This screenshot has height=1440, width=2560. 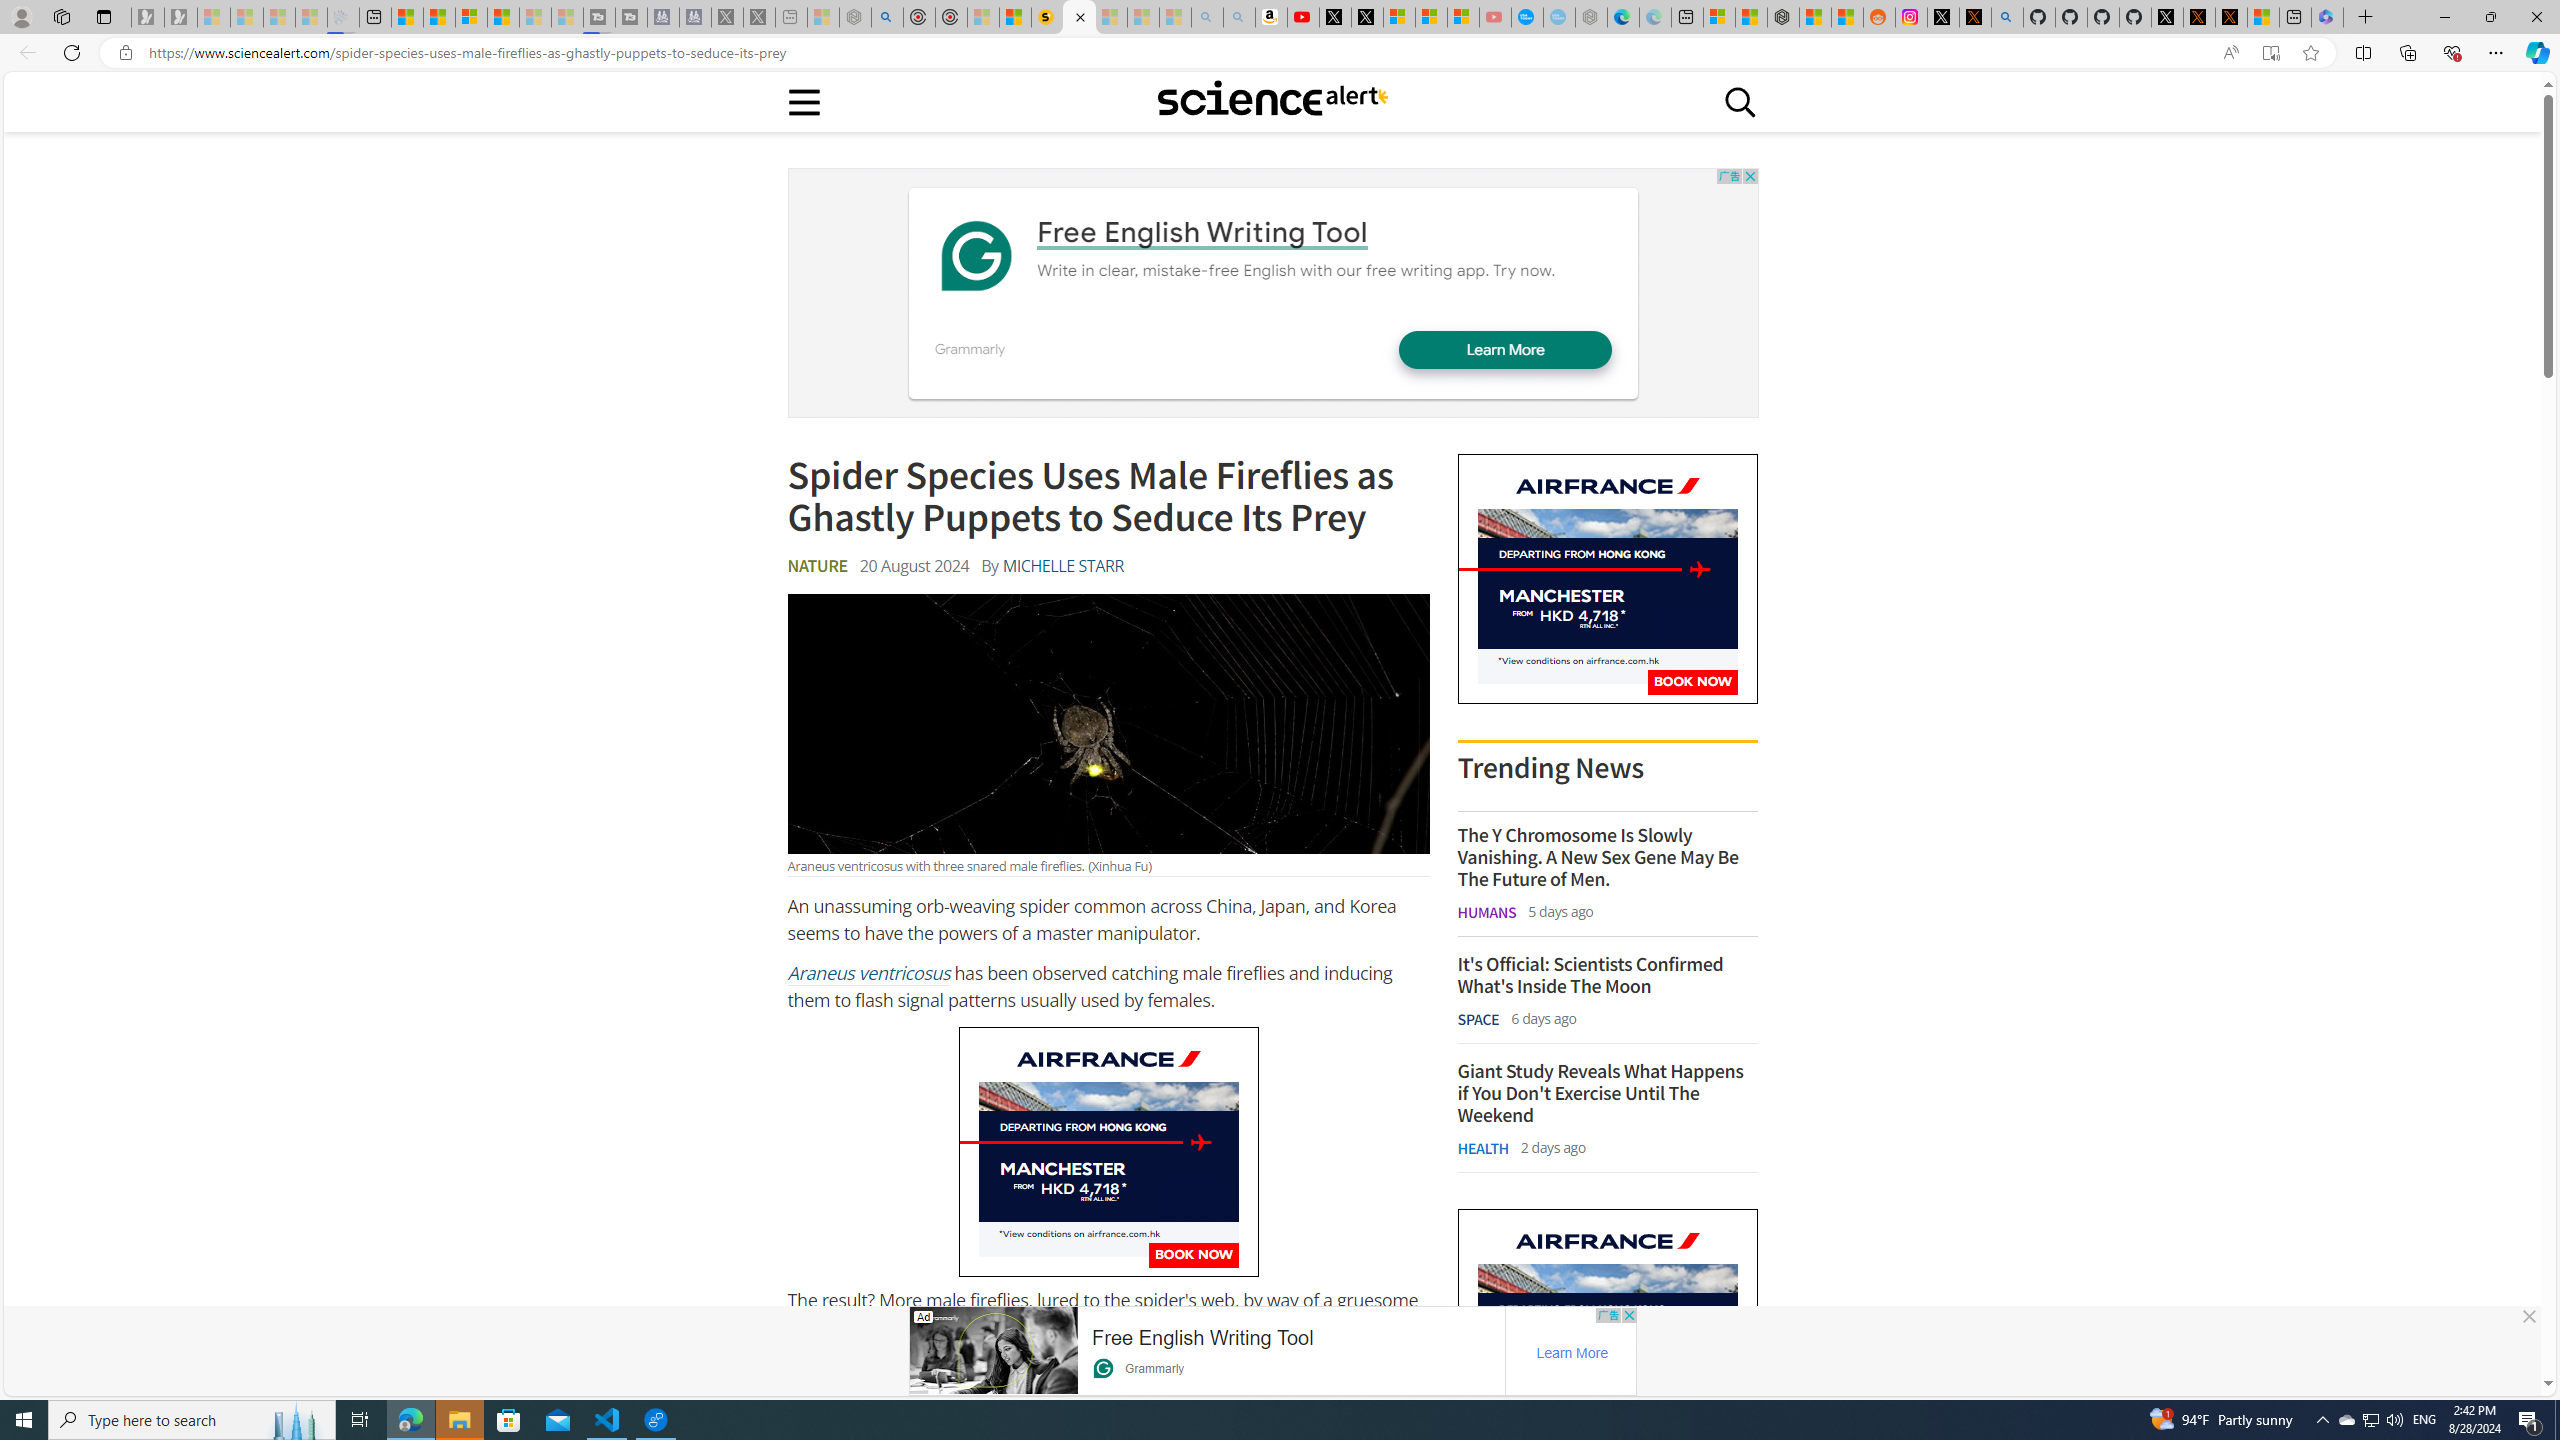 What do you see at coordinates (1560, 16) in the screenshot?
I see `'The most popular Google '` at bounding box center [1560, 16].